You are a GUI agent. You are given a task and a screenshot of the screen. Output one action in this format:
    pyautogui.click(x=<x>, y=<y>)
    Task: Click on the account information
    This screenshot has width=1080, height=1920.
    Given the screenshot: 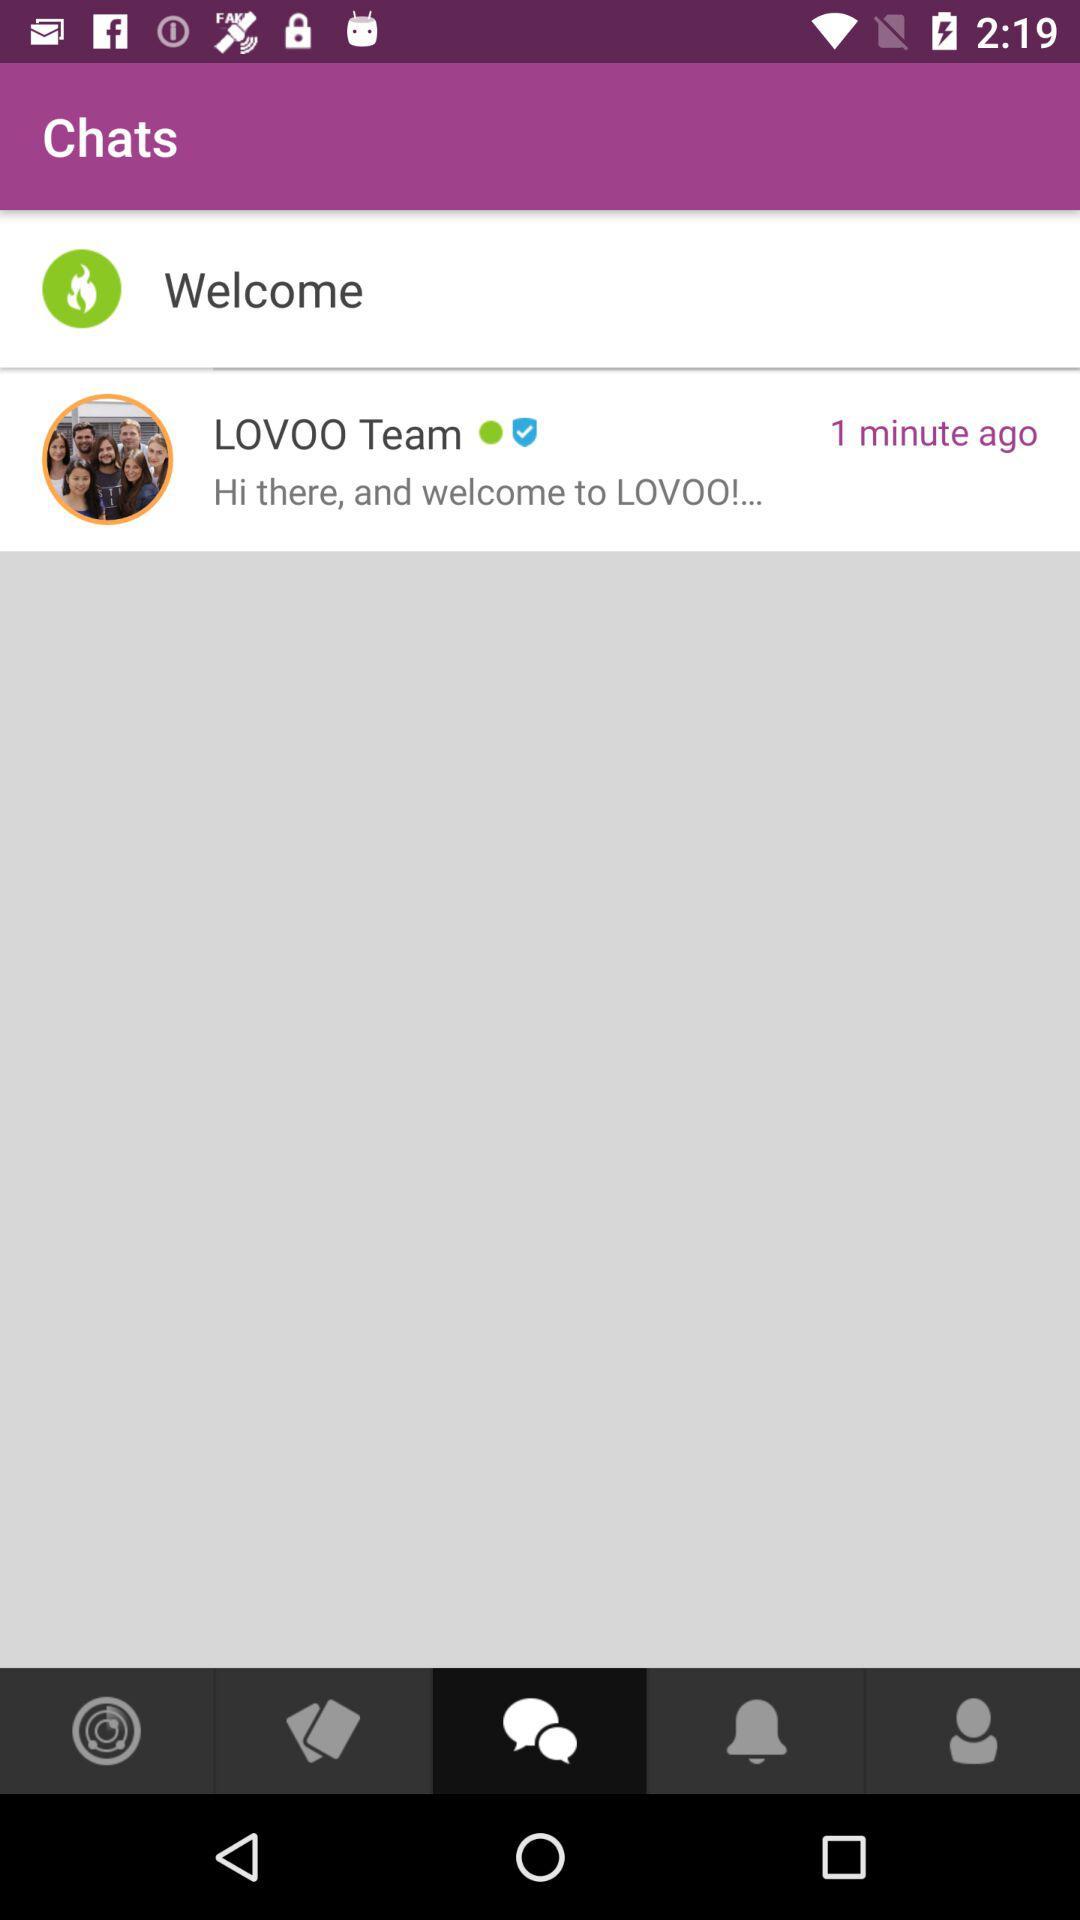 What is the action you would take?
    pyautogui.click(x=972, y=1730)
    